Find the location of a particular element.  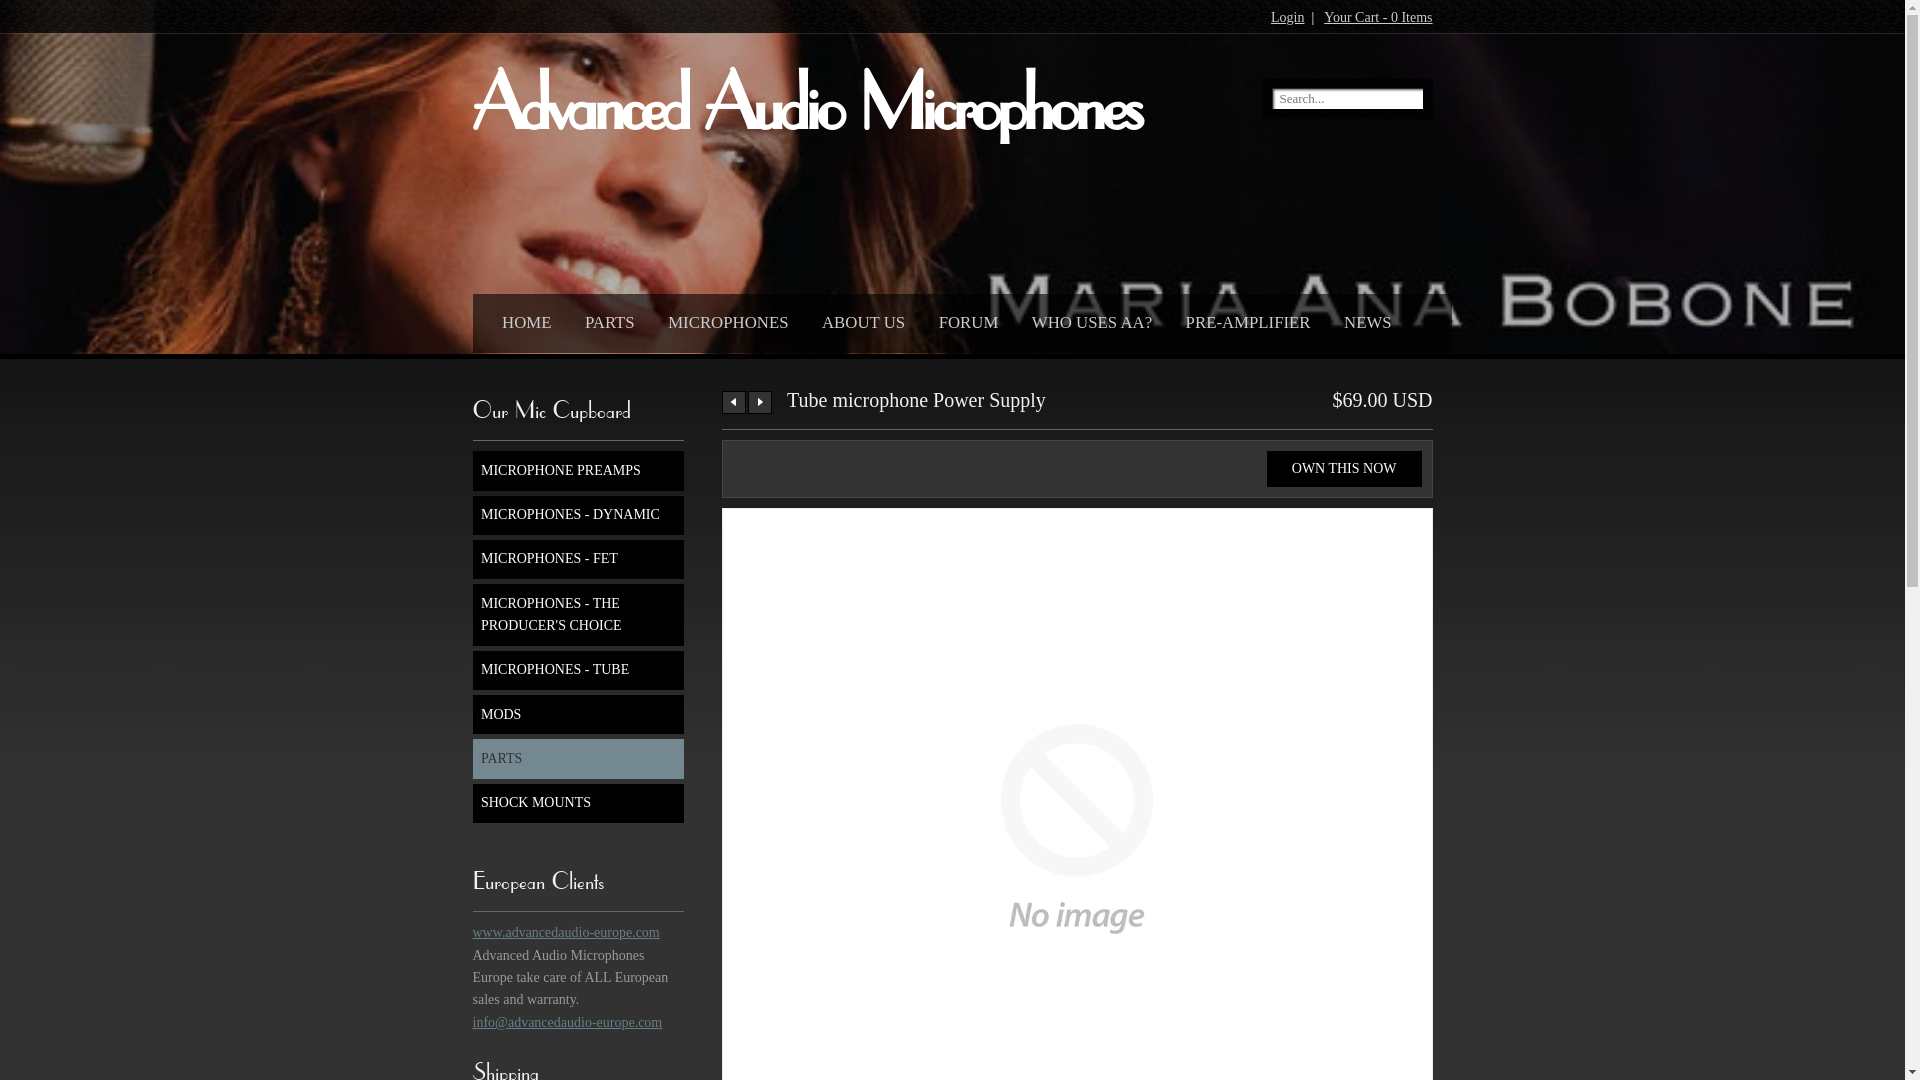

'ABOUT US' is located at coordinates (858, 318).